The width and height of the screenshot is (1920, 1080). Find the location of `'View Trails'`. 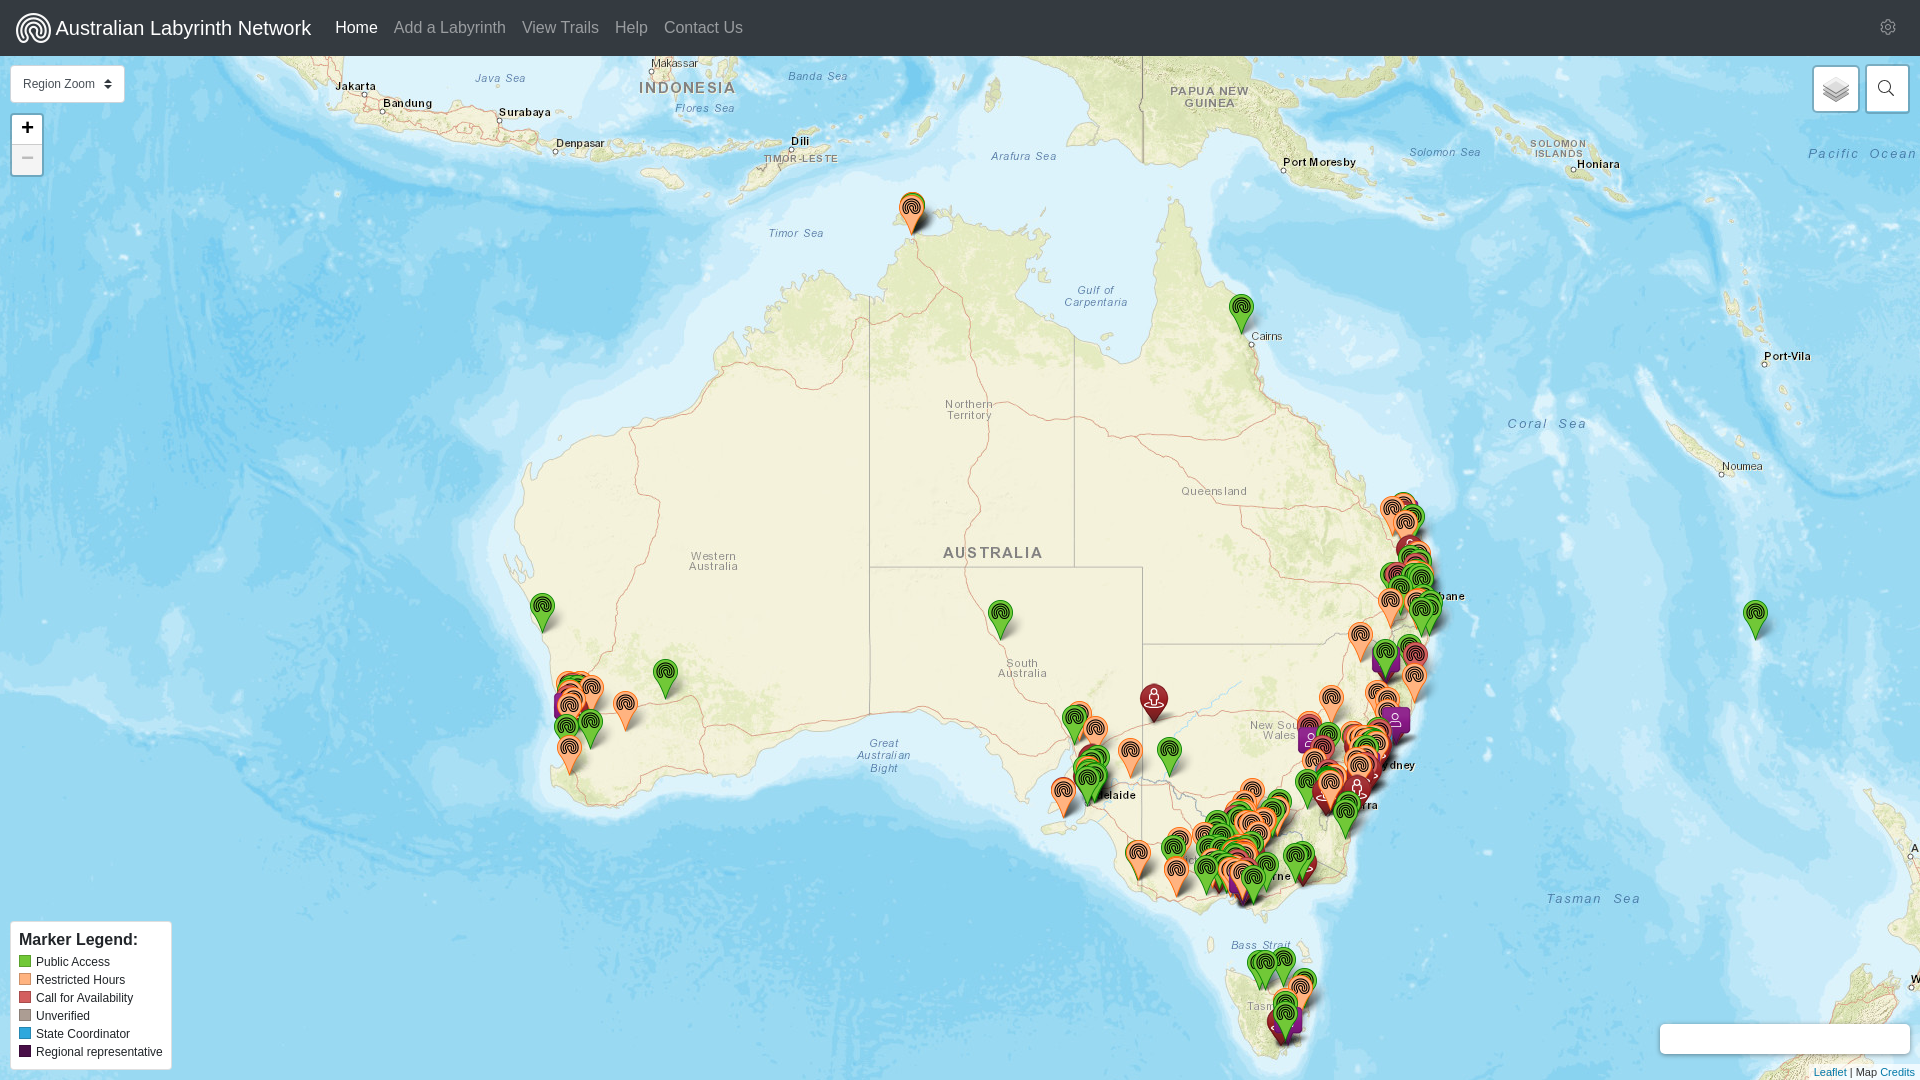

'View Trails' is located at coordinates (560, 27).